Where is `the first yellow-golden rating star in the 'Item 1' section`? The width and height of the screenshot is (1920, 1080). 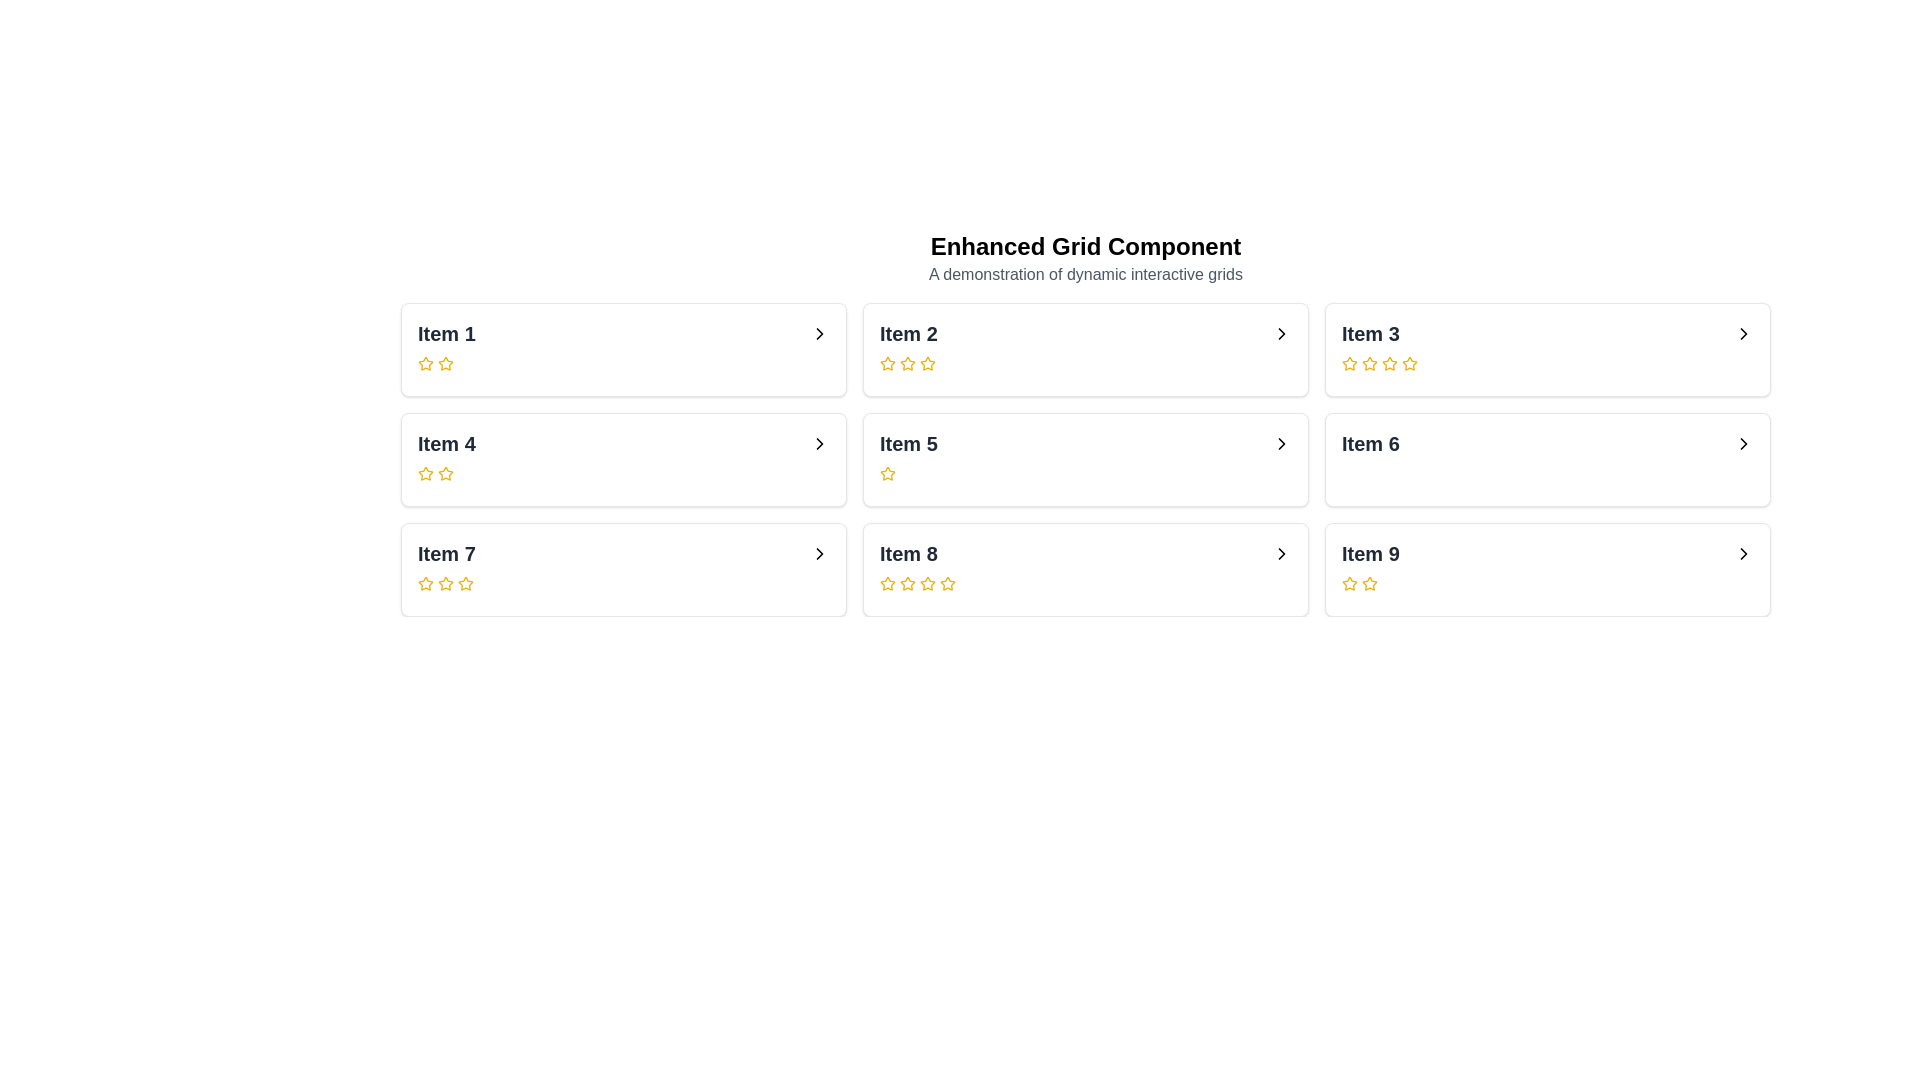
the first yellow-golden rating star in the 'Item 1' section is located at coordinates (425, 363).